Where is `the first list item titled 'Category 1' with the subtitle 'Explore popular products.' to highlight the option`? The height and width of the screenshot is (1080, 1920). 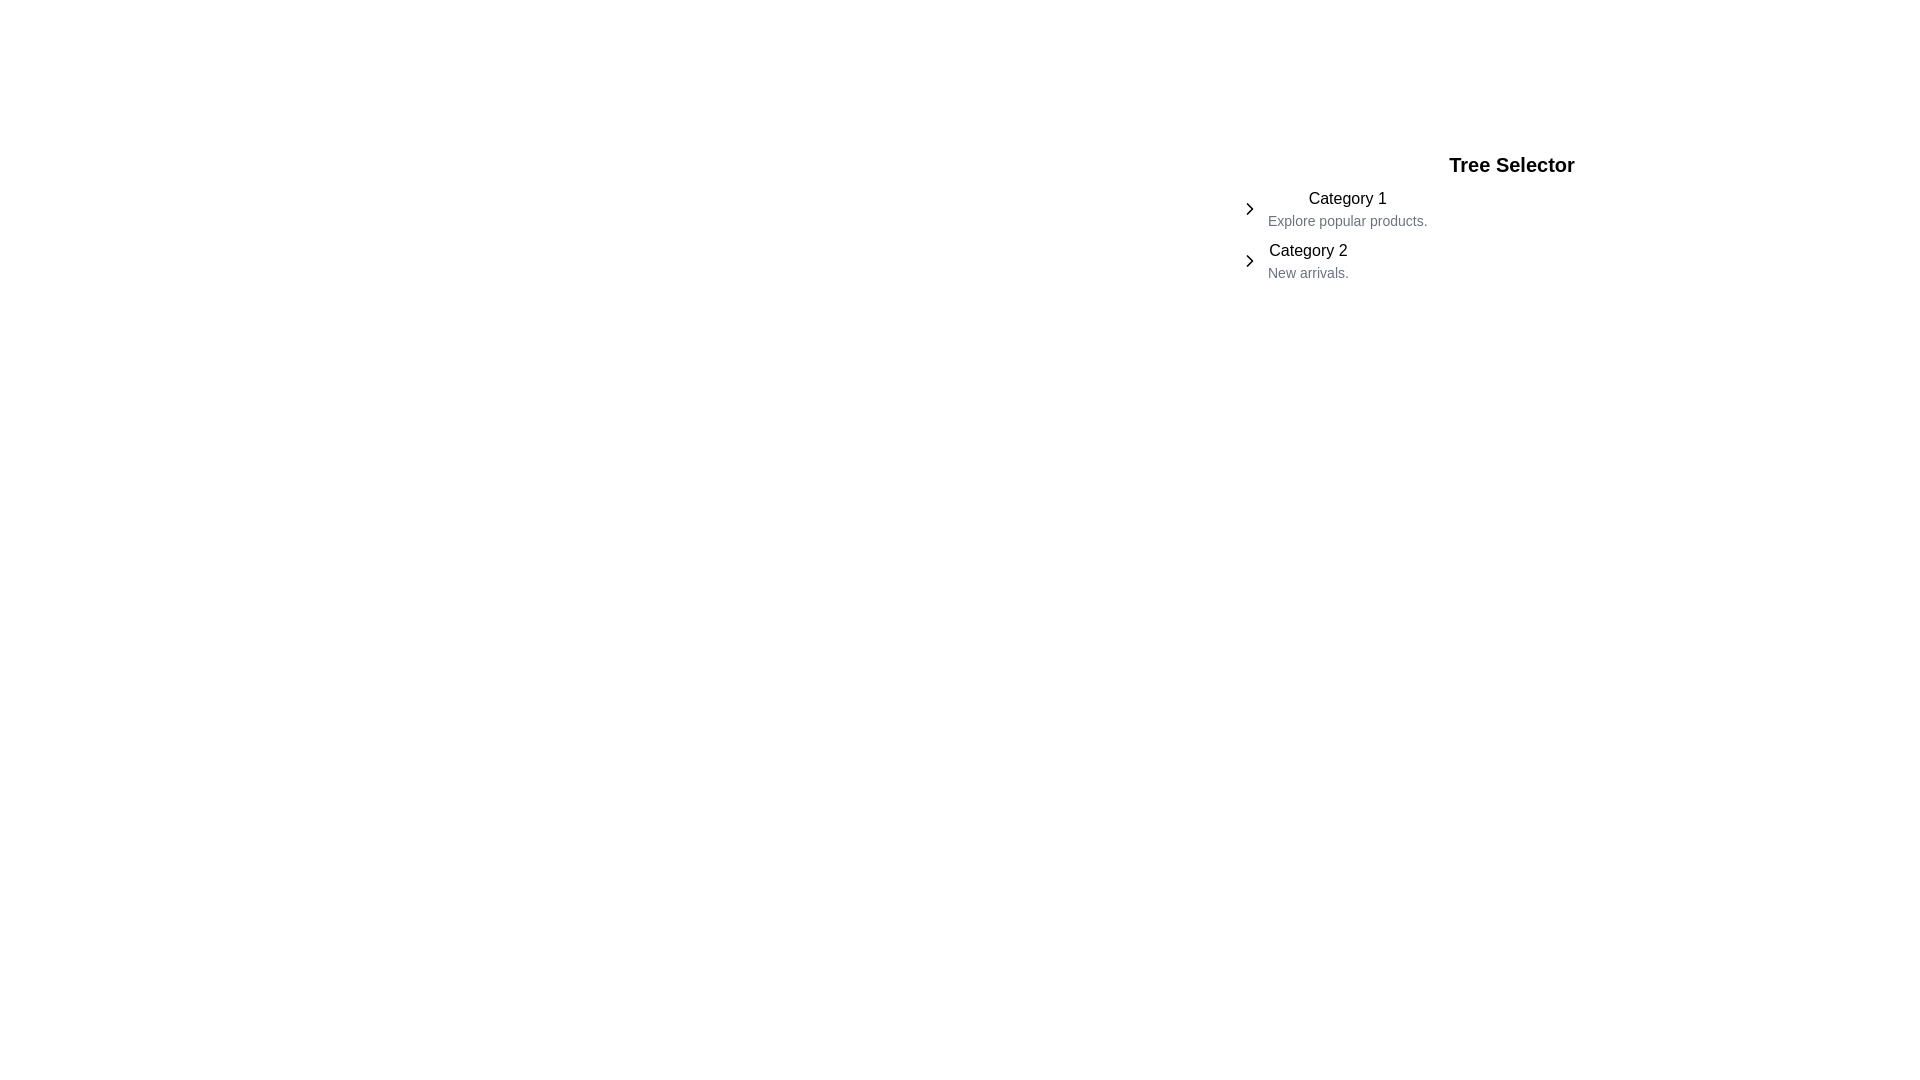
the first list item titled 'Category 1' with the subtitle 'Explore popular products.' to highlight the option is located at coordinates (1347, 208).